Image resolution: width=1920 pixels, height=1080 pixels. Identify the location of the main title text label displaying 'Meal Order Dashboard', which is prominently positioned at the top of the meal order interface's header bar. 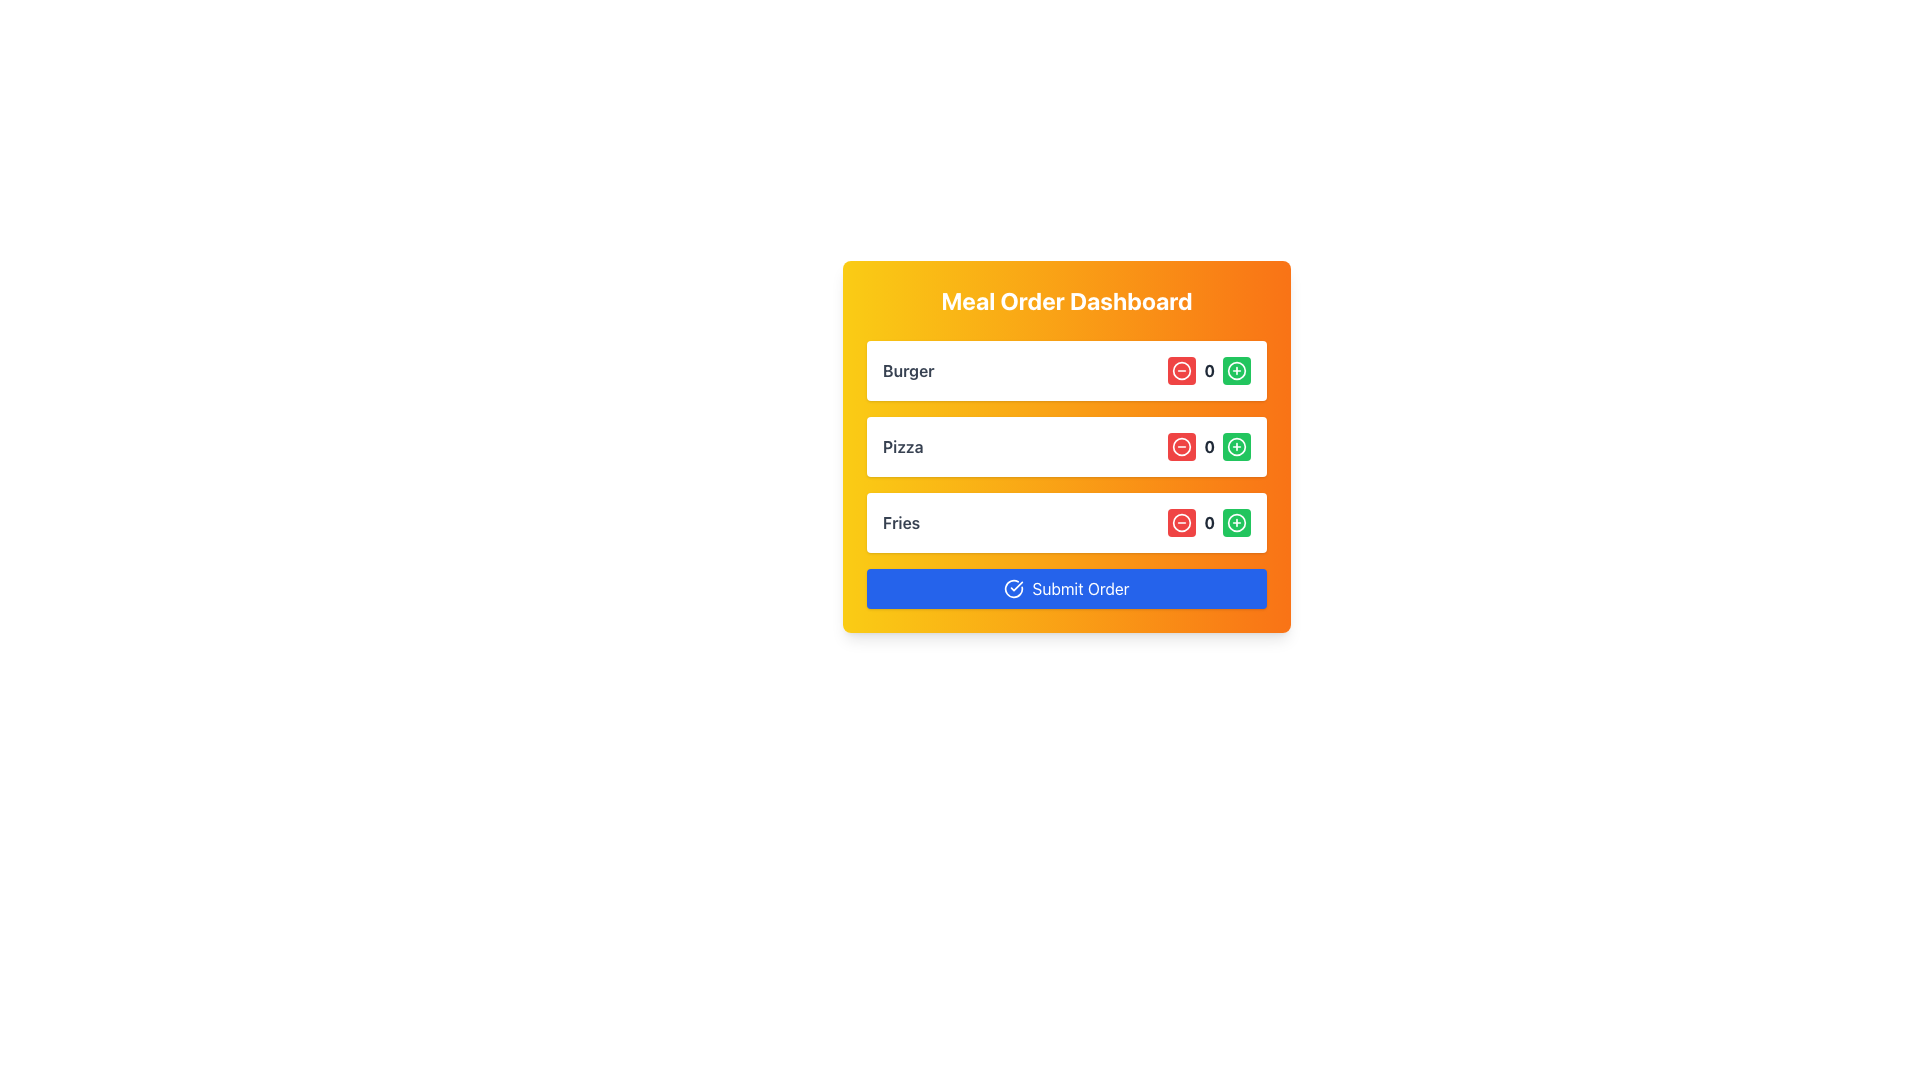
(1065, 300).